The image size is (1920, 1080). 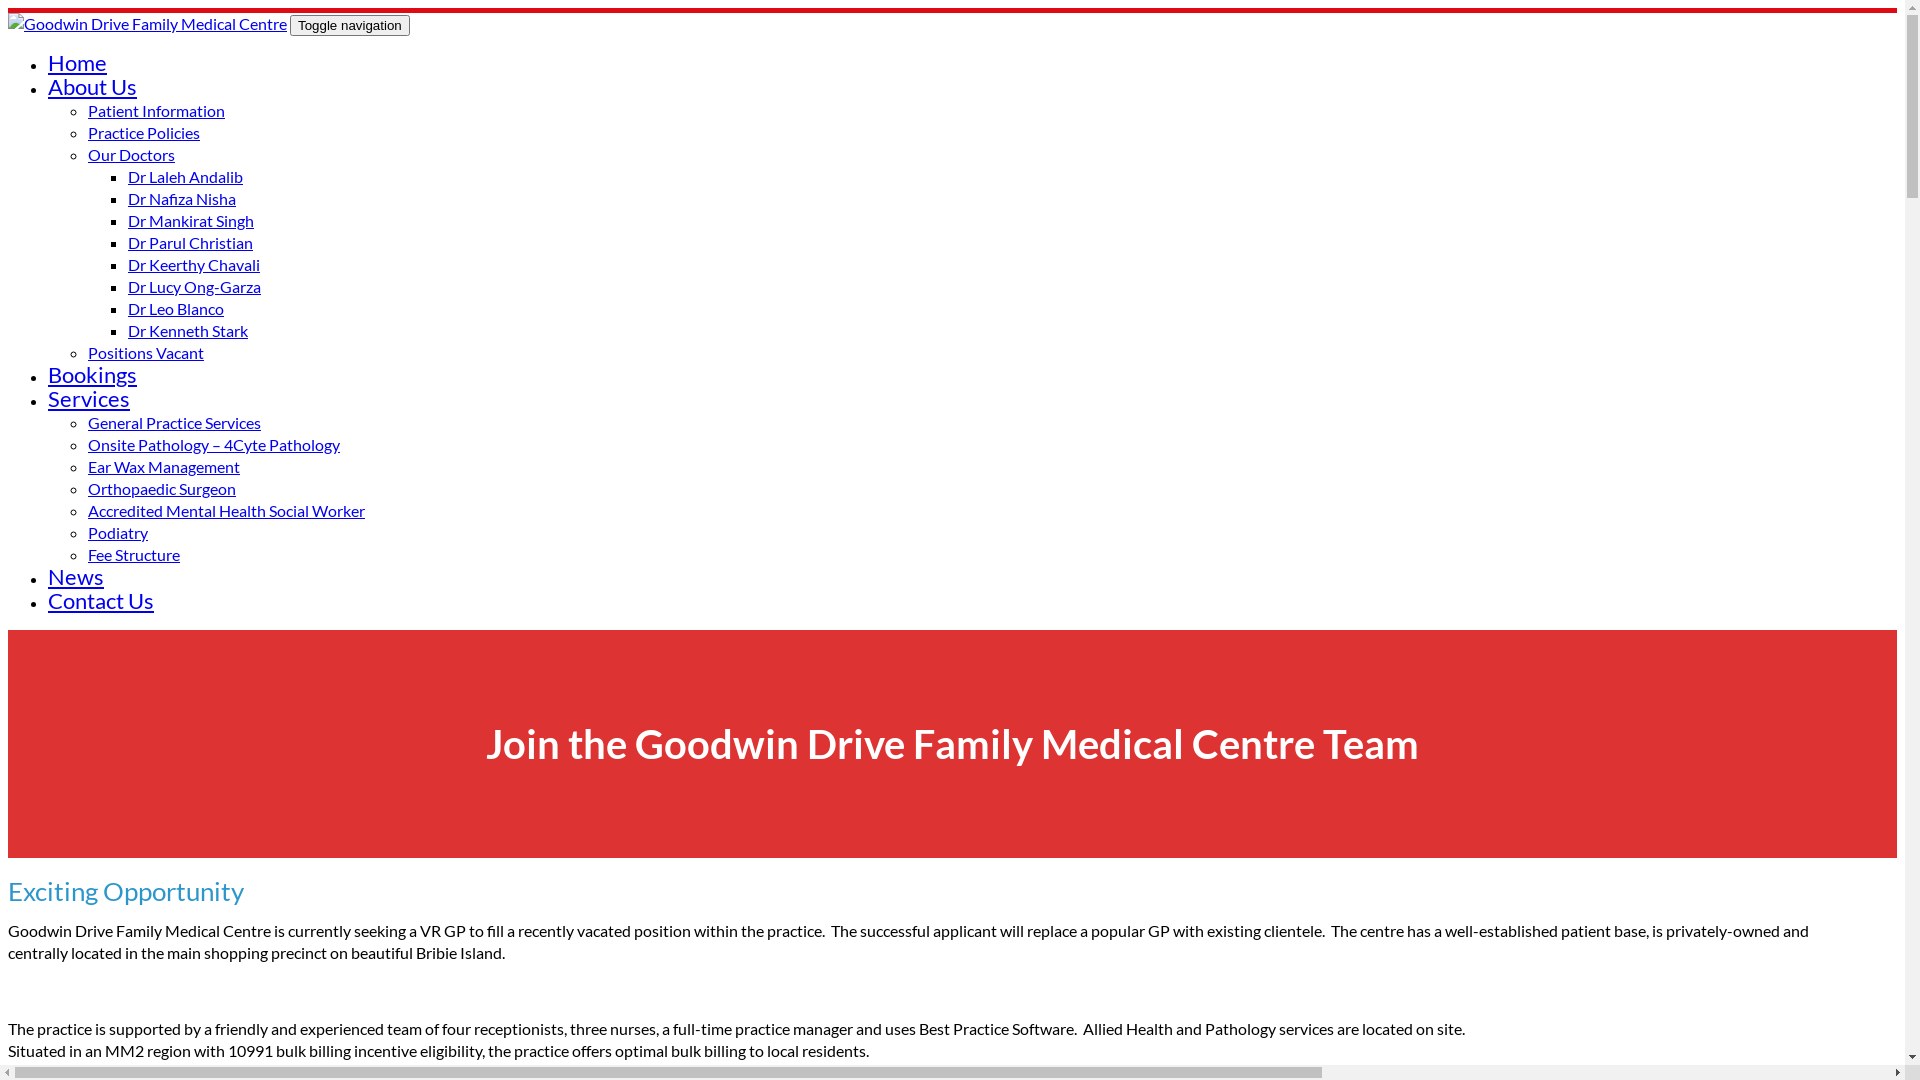 I want to click on 'Dr Parul Christian', so click(x=190, y=241).